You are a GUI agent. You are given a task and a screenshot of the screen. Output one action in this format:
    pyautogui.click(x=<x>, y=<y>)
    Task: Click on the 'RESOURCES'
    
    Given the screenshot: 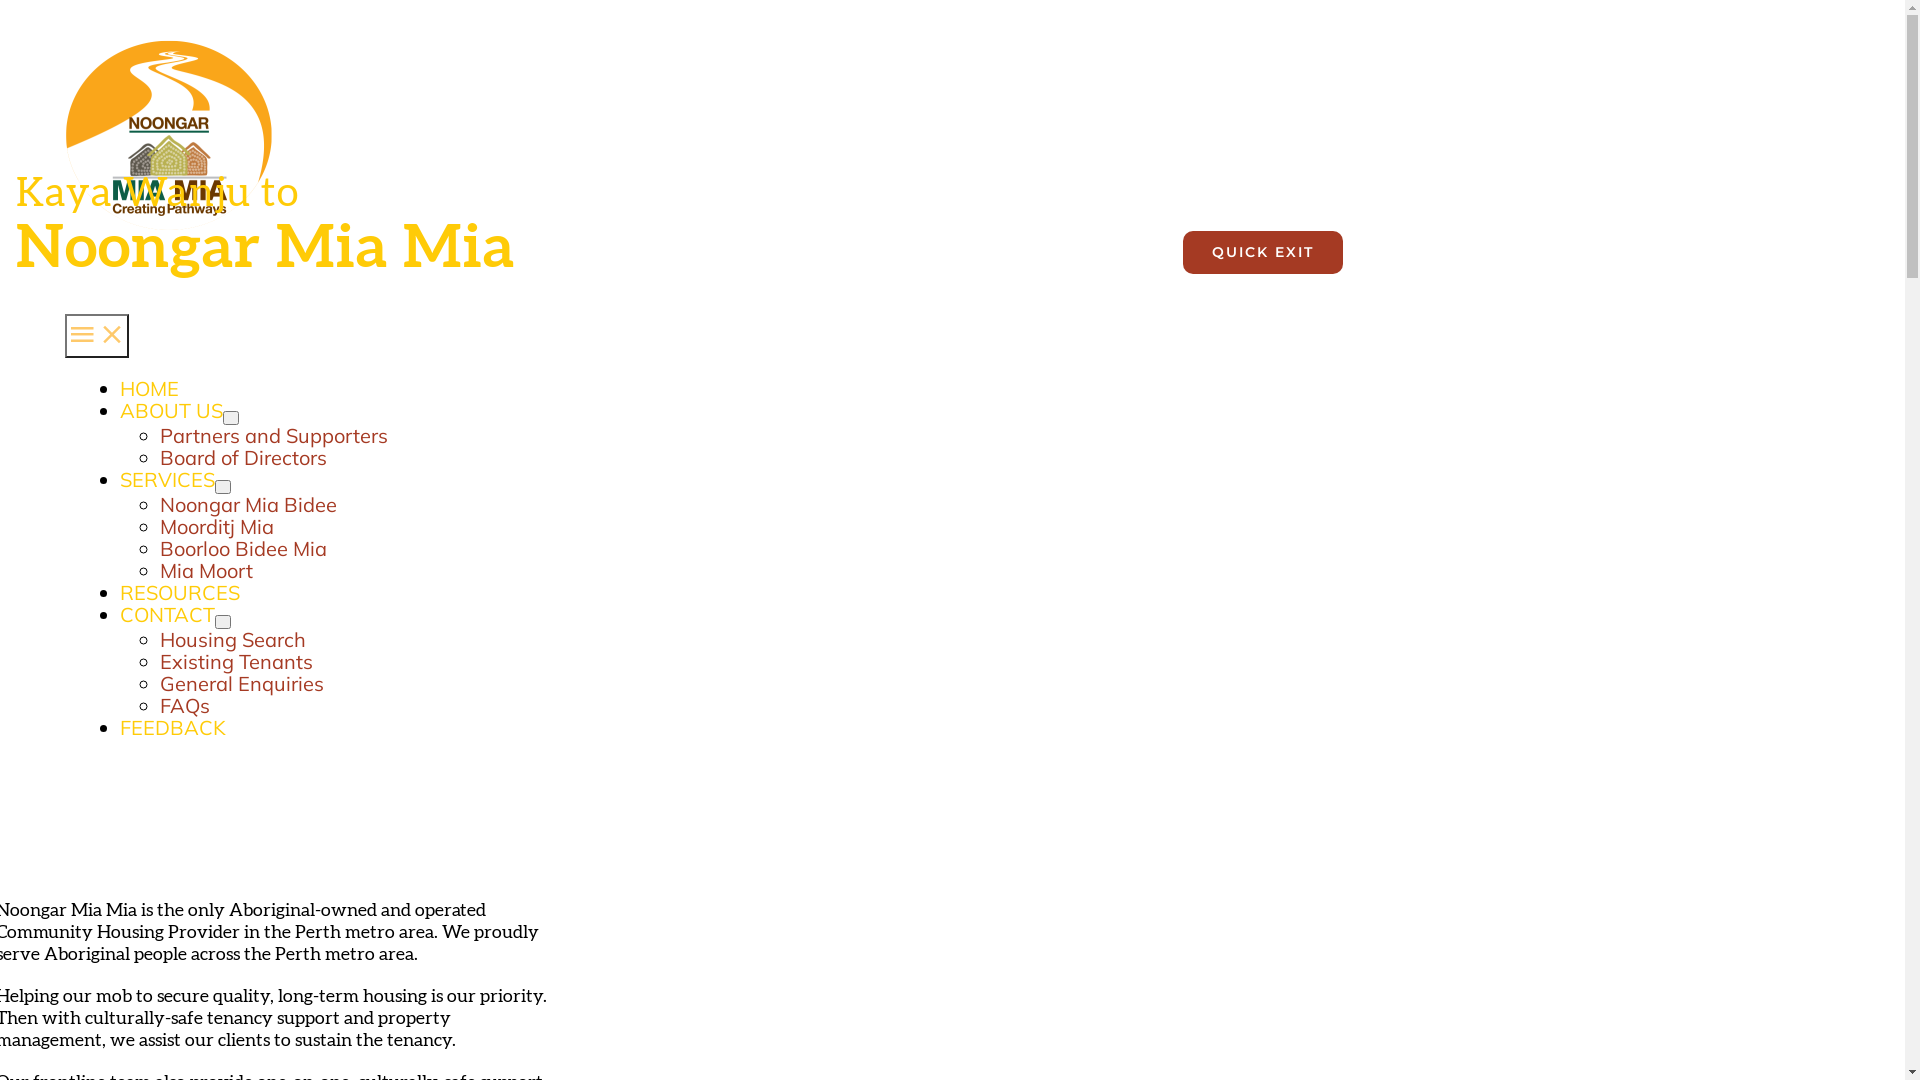 What is the action you would take?
    pyautogui.click(x=180, y=591)
    